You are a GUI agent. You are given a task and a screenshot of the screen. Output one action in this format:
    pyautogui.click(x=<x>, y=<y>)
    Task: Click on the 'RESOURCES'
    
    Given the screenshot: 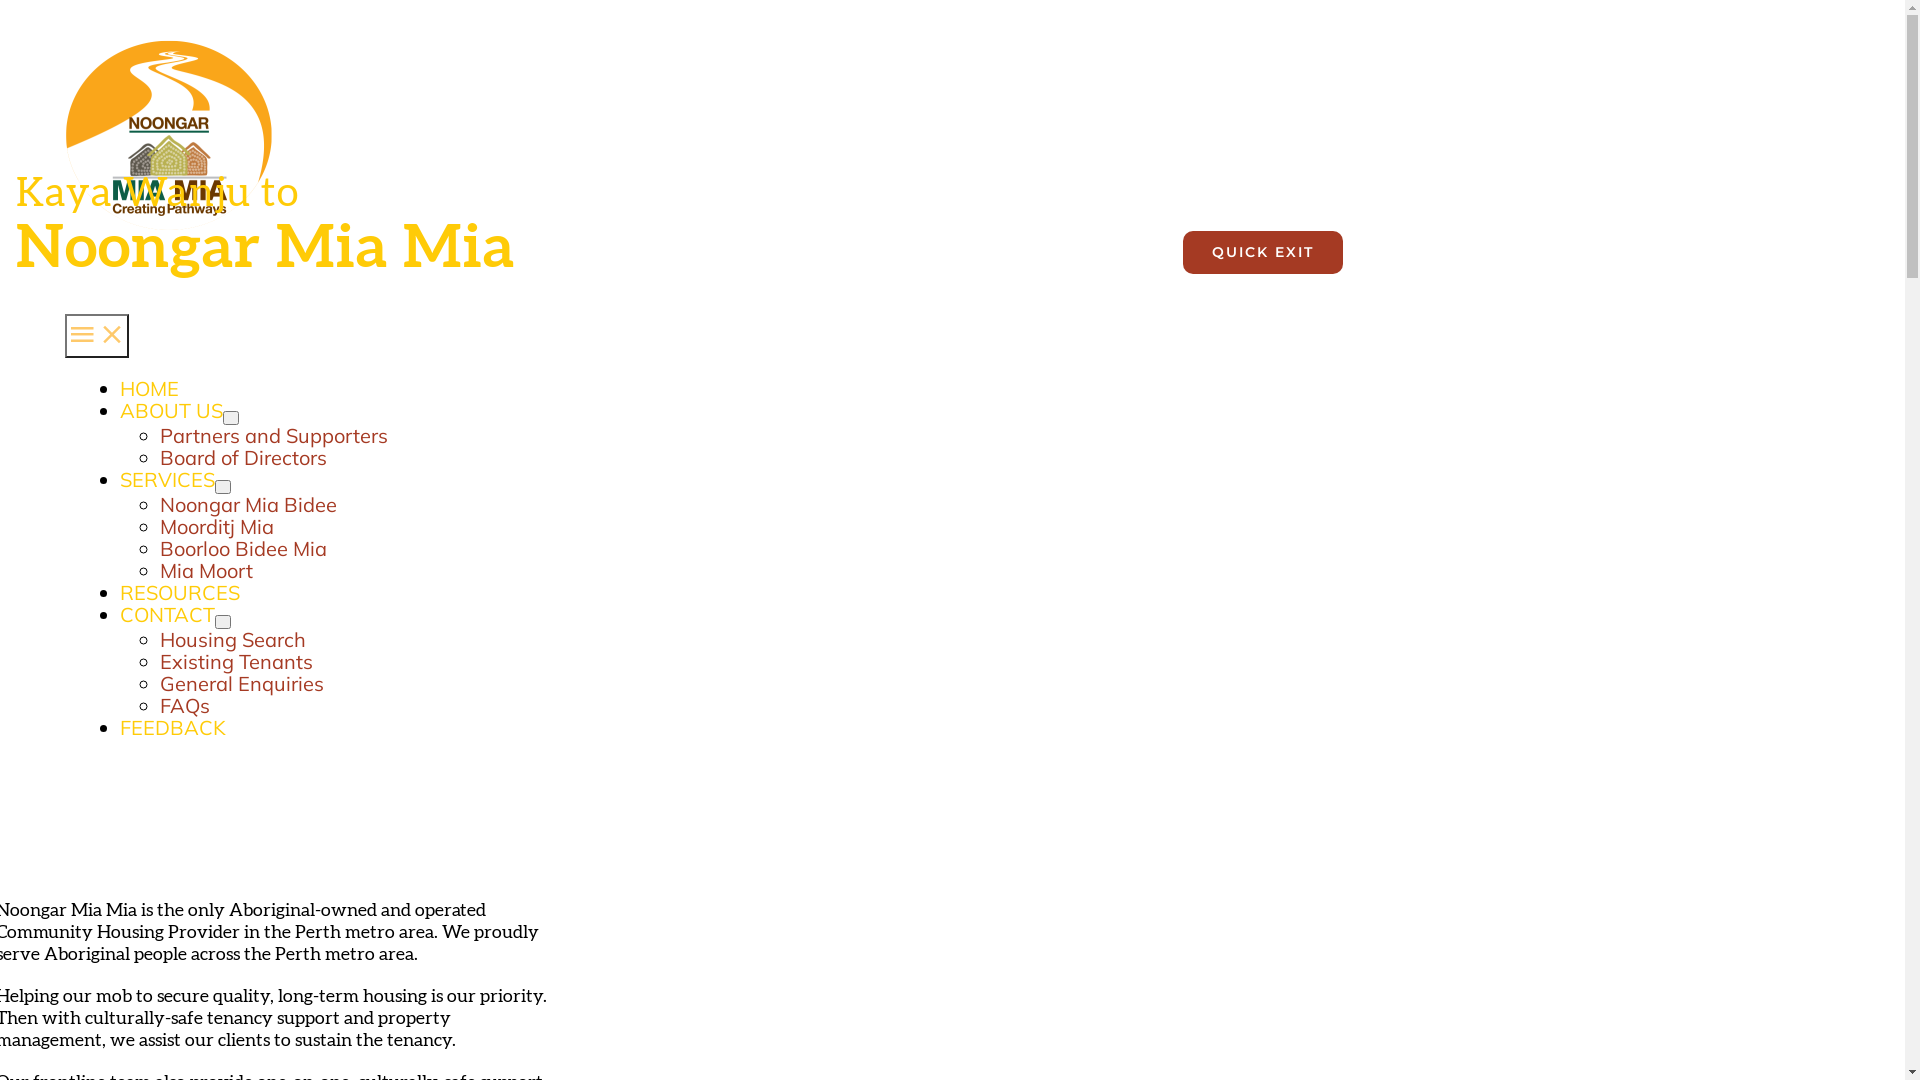 What is the action you would take?
    pyautogui.click(x=180, y=591)
    